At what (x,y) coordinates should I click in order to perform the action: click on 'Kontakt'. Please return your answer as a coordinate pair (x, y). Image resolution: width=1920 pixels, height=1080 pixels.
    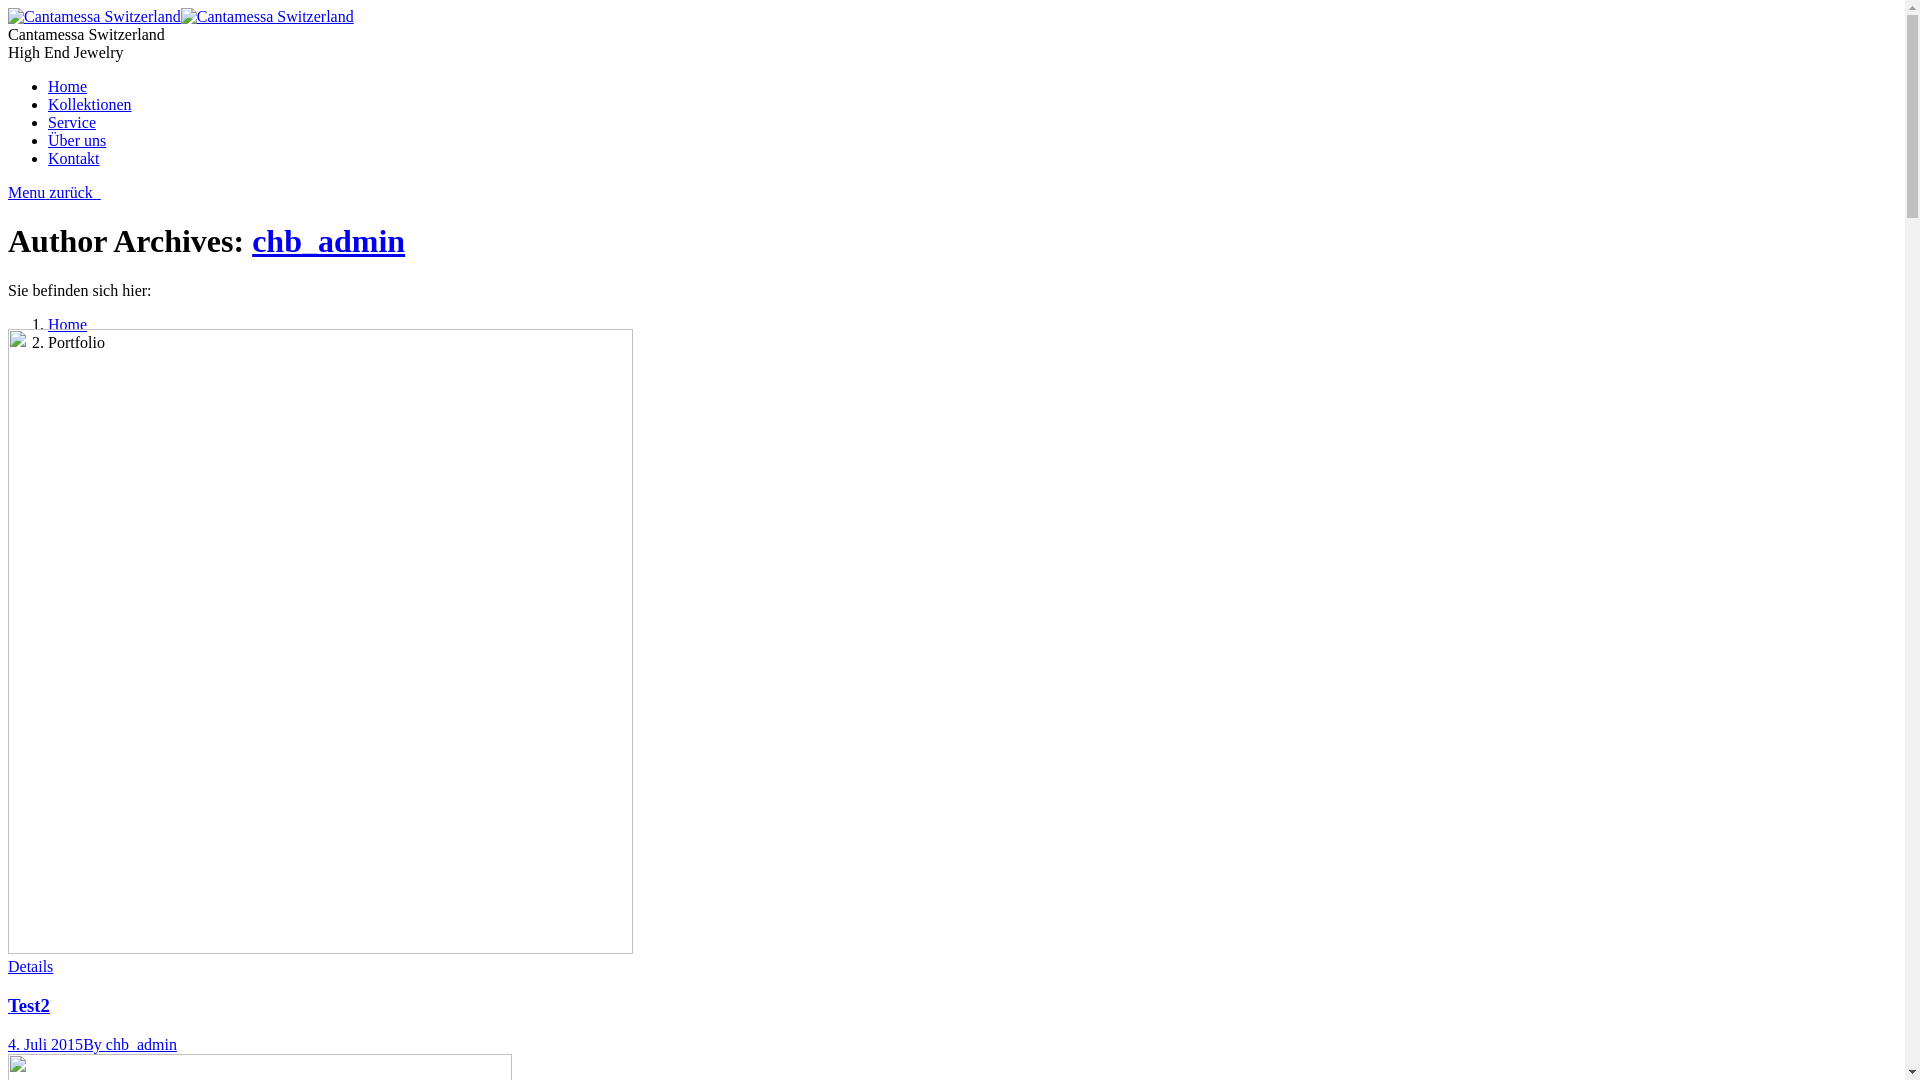
    Looking at the image, I should click on (73, 157).